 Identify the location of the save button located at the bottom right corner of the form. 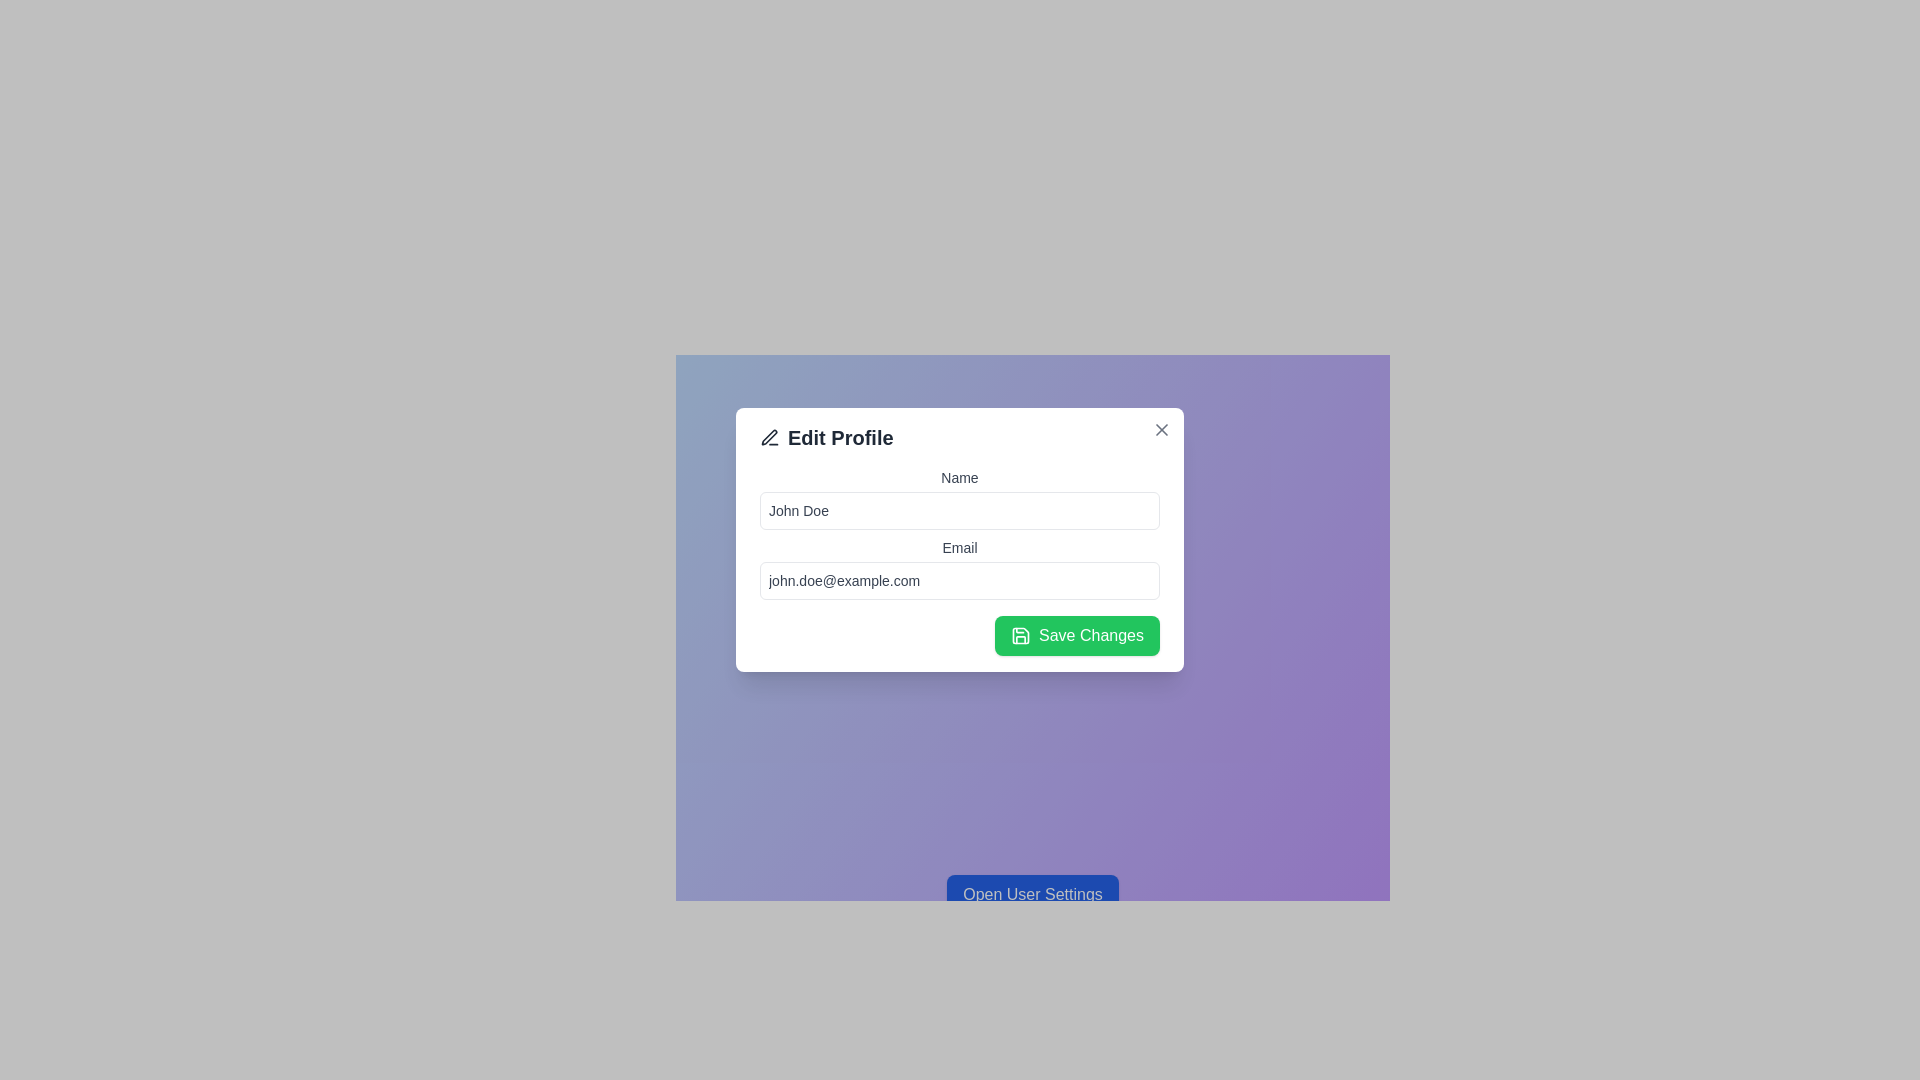
(1076, 636).